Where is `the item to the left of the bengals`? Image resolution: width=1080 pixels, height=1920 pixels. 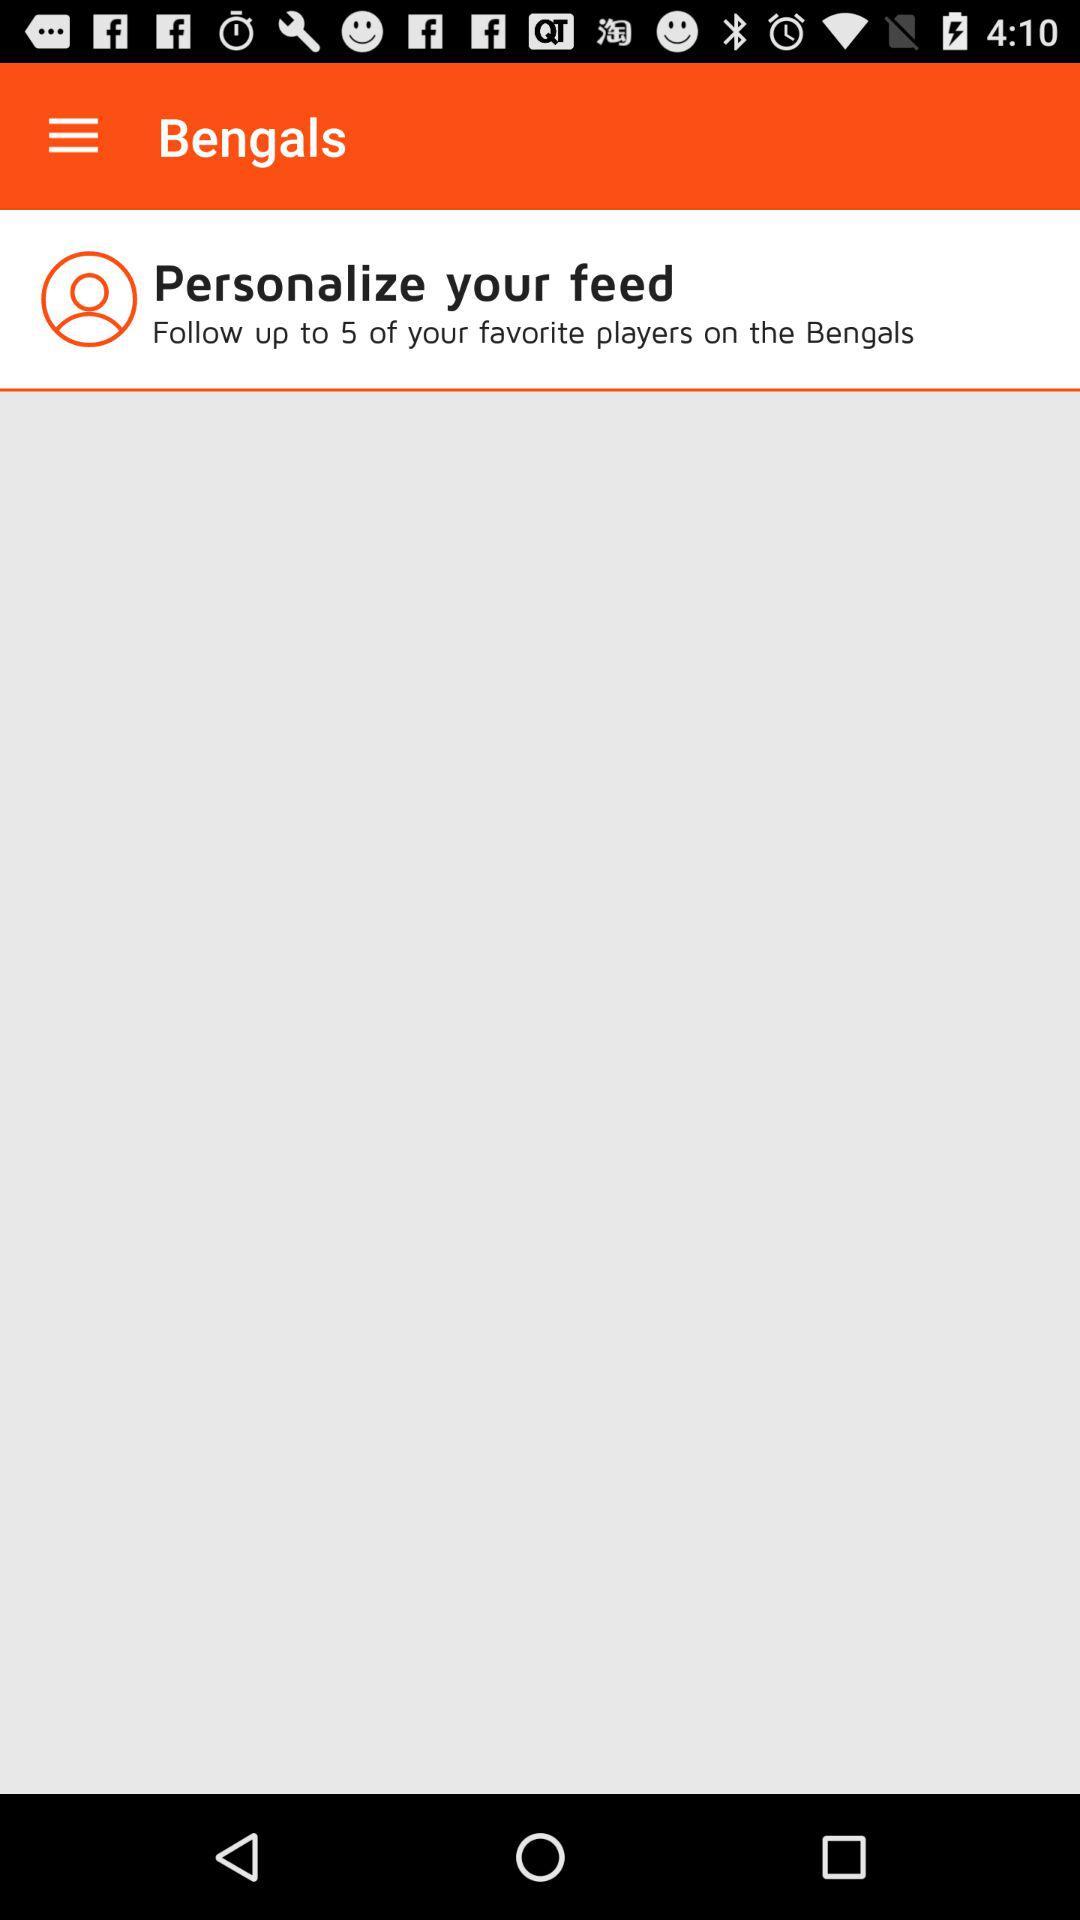 the item to the left of the bengals is located at coordinates (72, 135).